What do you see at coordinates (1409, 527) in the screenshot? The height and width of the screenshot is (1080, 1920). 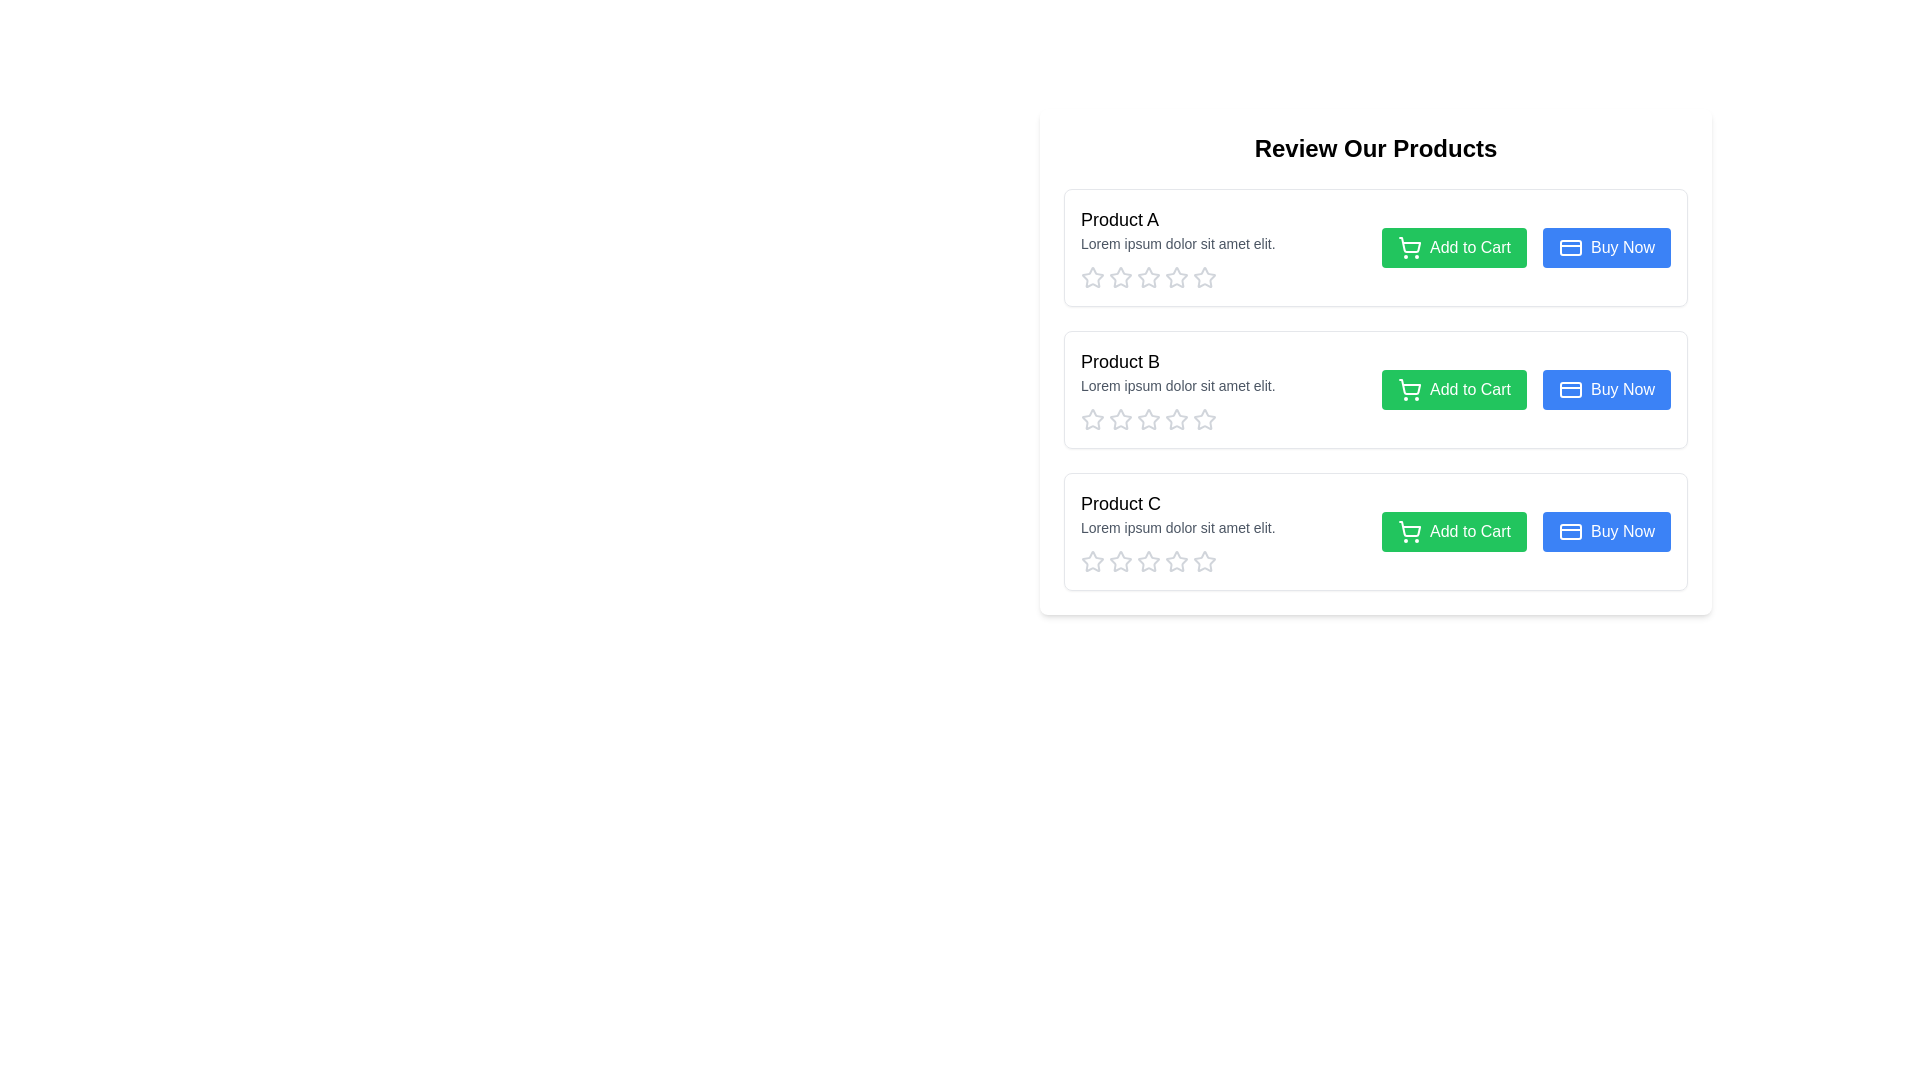 I see `the shopping cart icon within the 'Add to Cart' button next to 'Product C' to interact with the button` at bounding box center [1409, 527].